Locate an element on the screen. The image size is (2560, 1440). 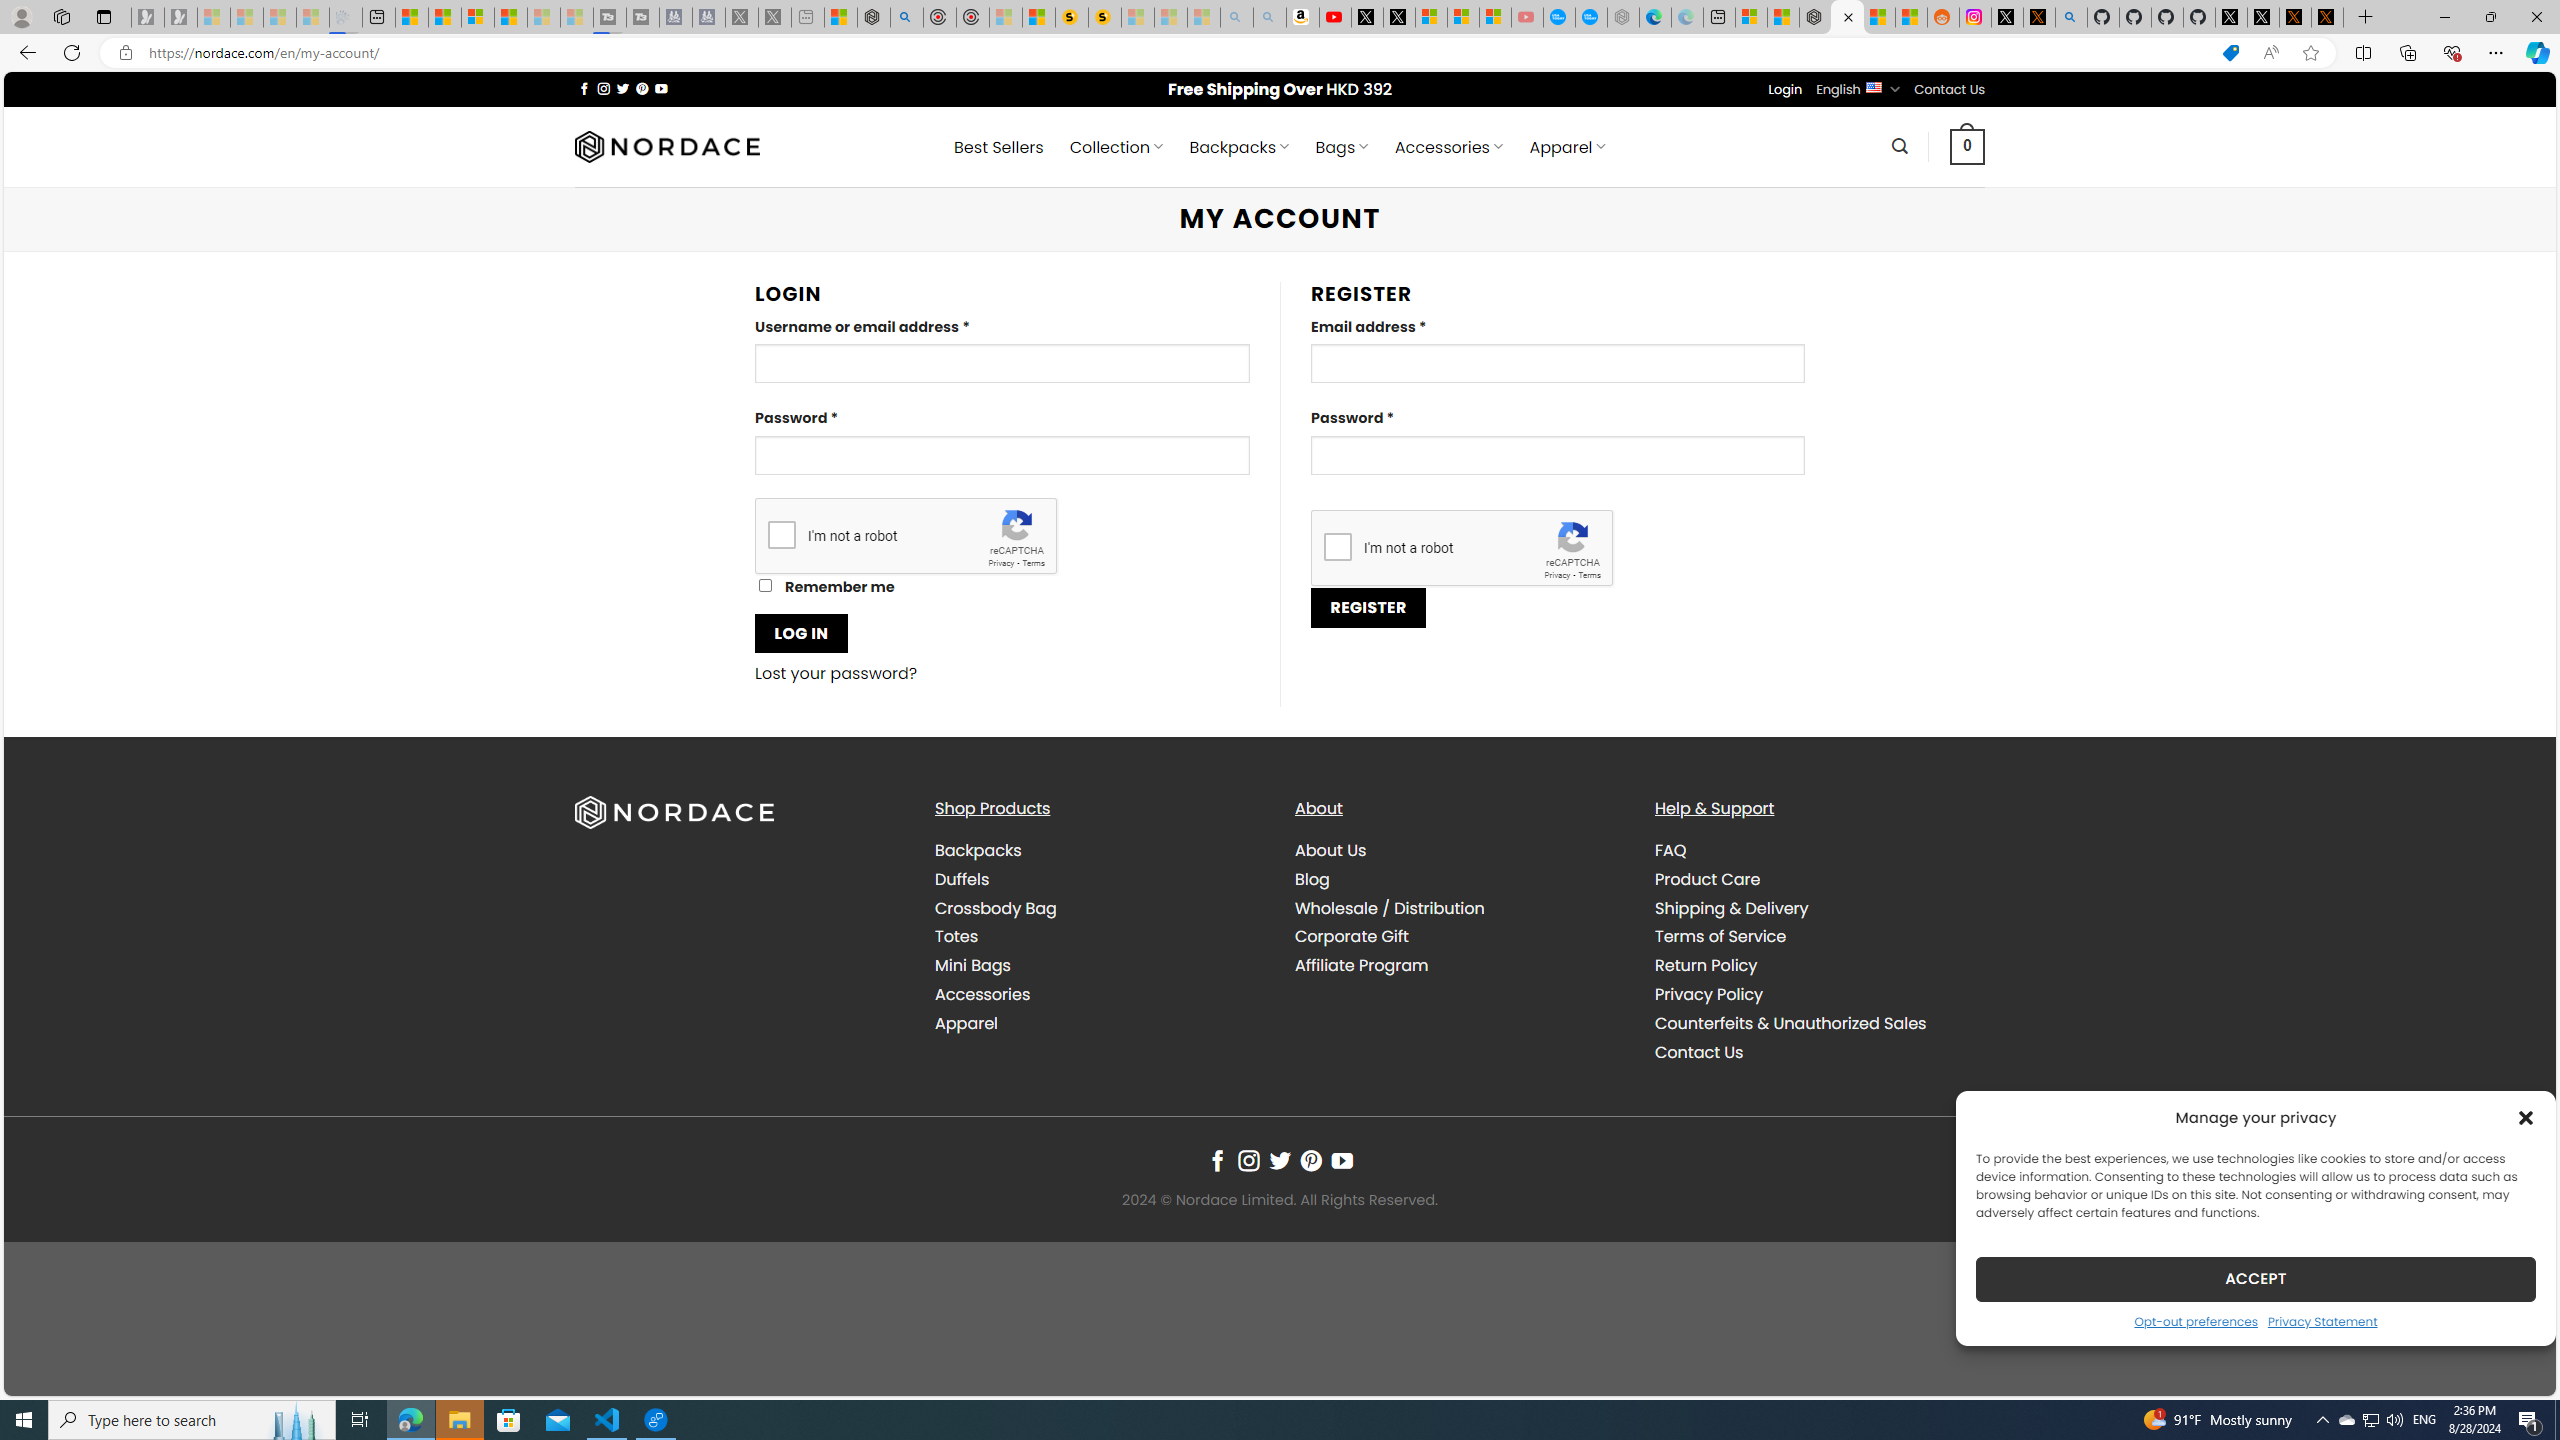
' 0 ' is located at coordinates (1966, 145).